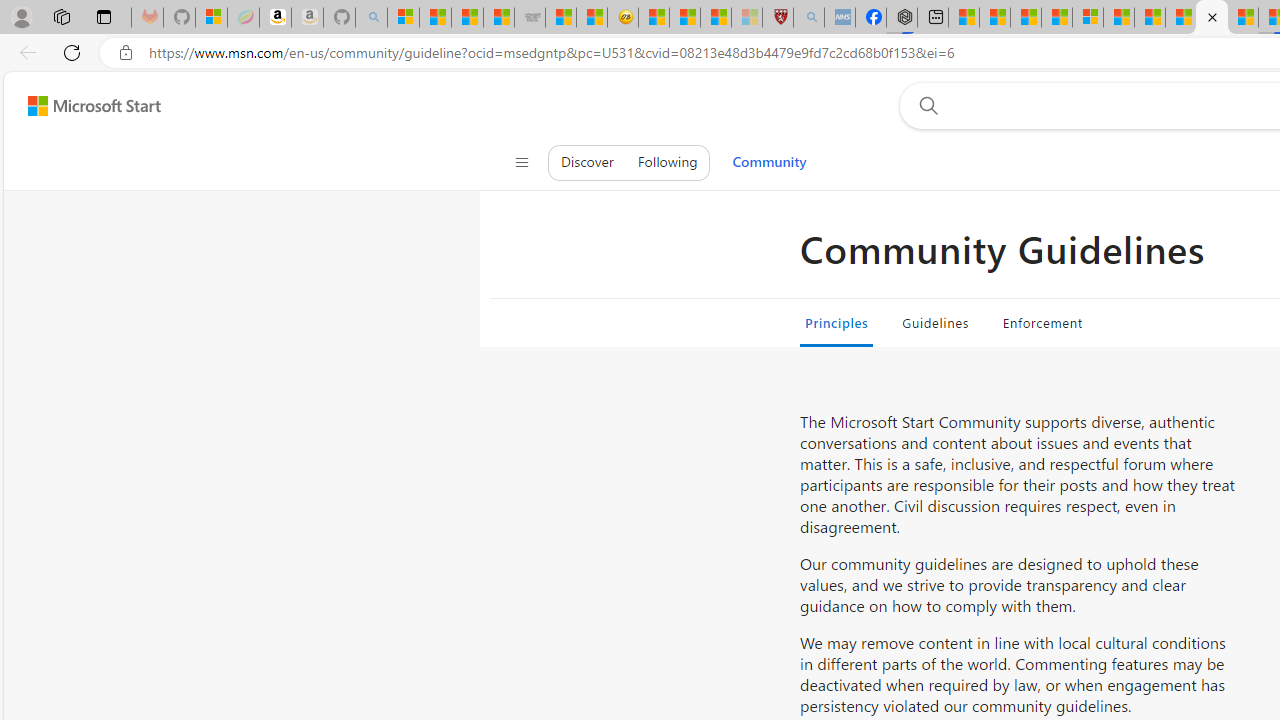 The width and height of the screenshot is (1280, 720). I want to click on 'Workspaces', so click(61, 16).